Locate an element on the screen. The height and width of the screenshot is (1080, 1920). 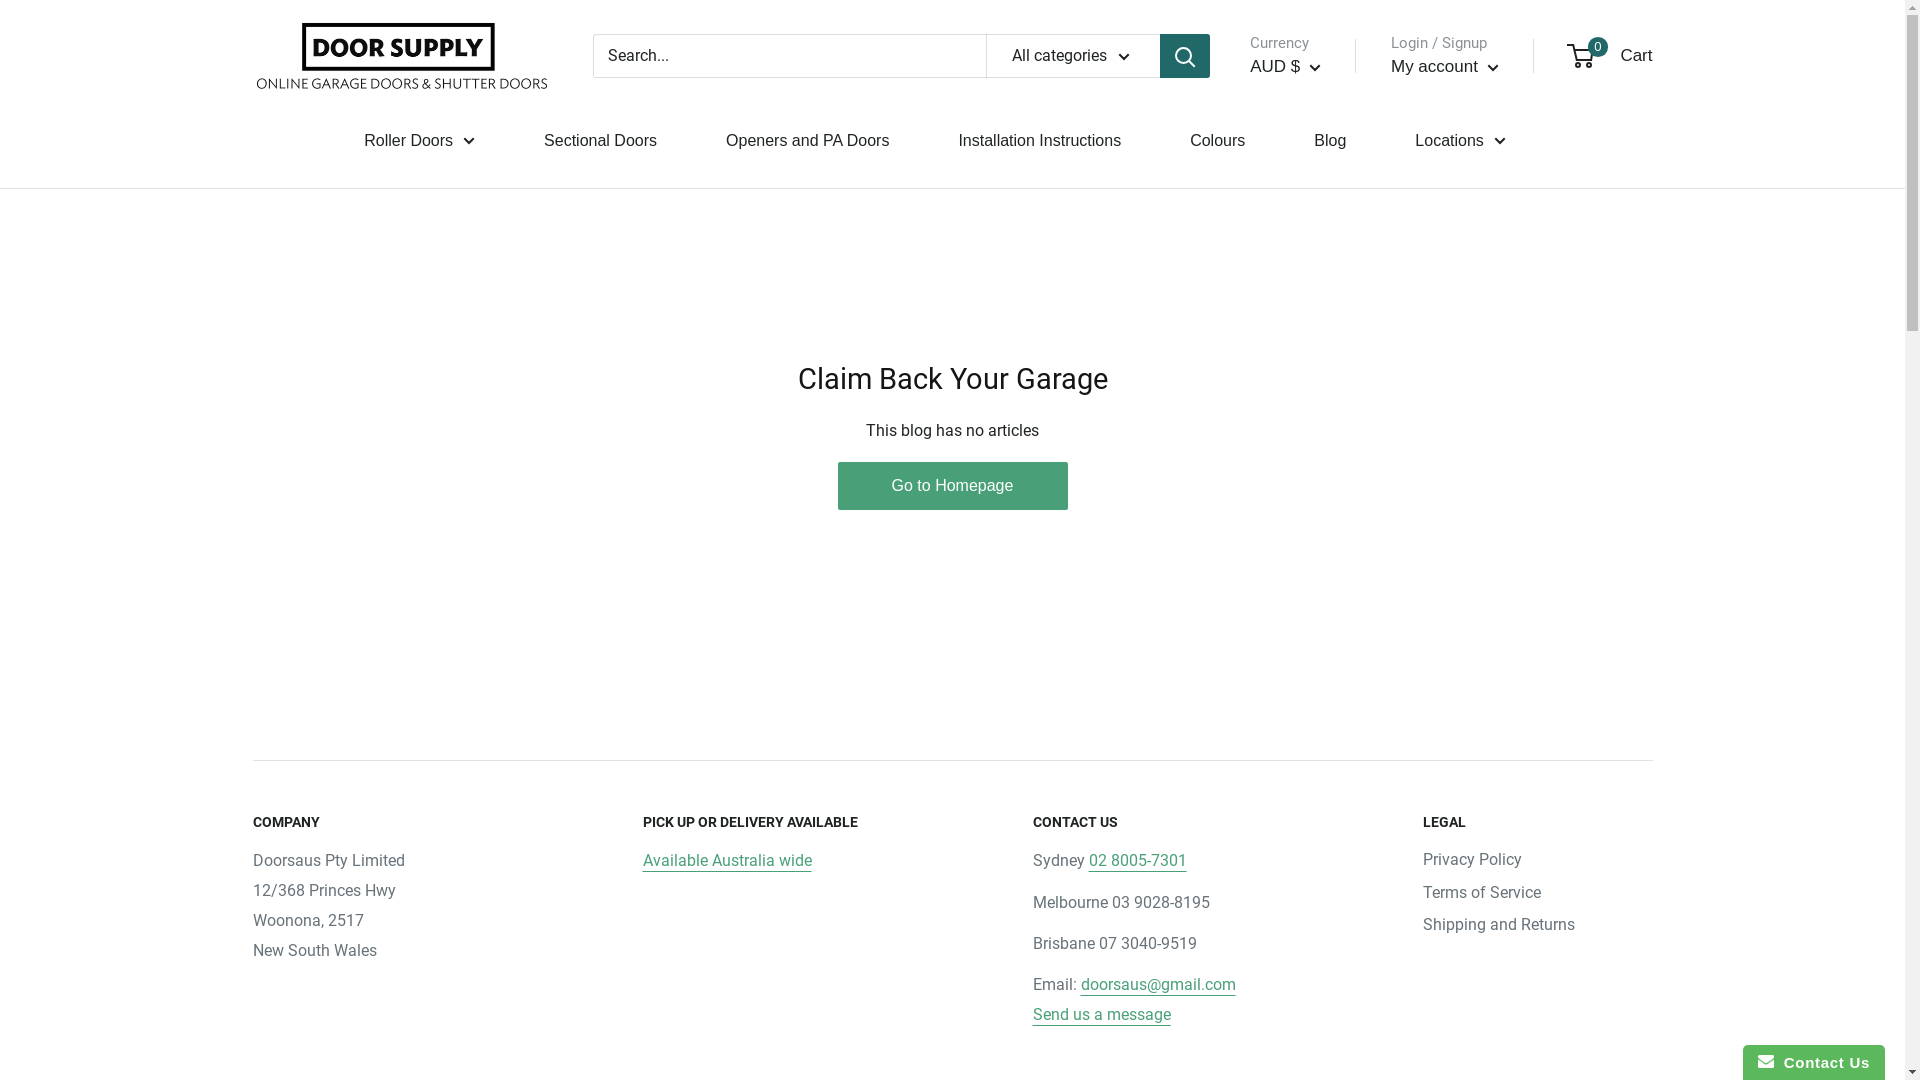
'doorsaus@gmail.com' is located at coordinates (1157, 983).